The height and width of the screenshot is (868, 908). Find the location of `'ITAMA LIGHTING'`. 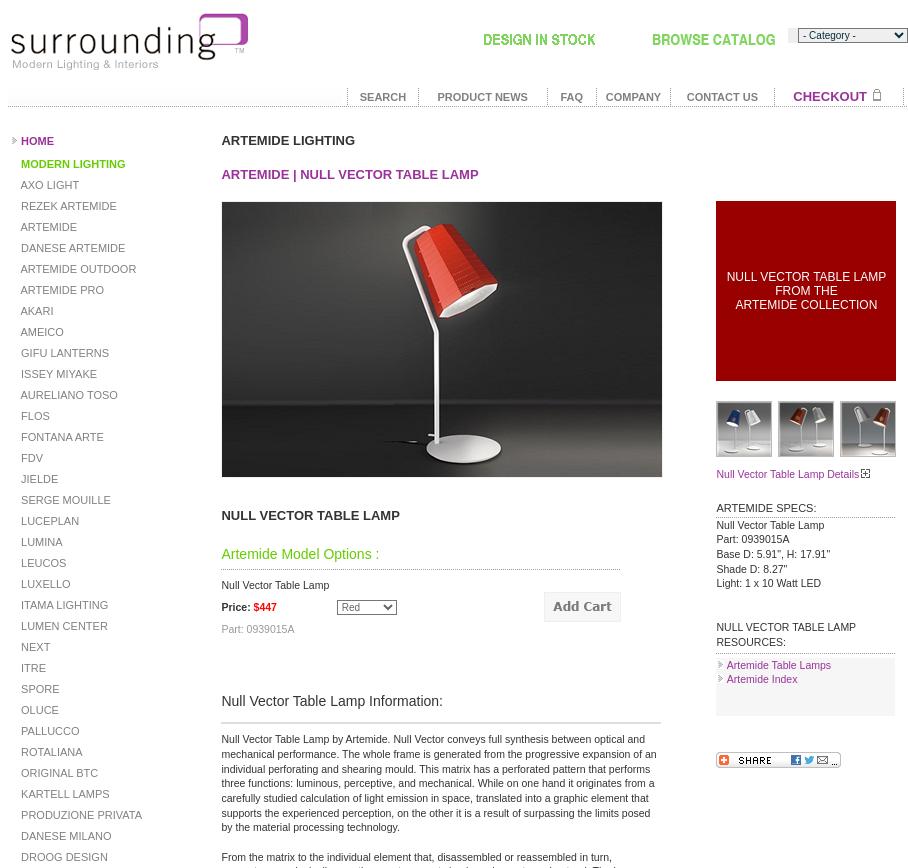

'ITAMA LIGHTING' is located at coordinates (16, 604).